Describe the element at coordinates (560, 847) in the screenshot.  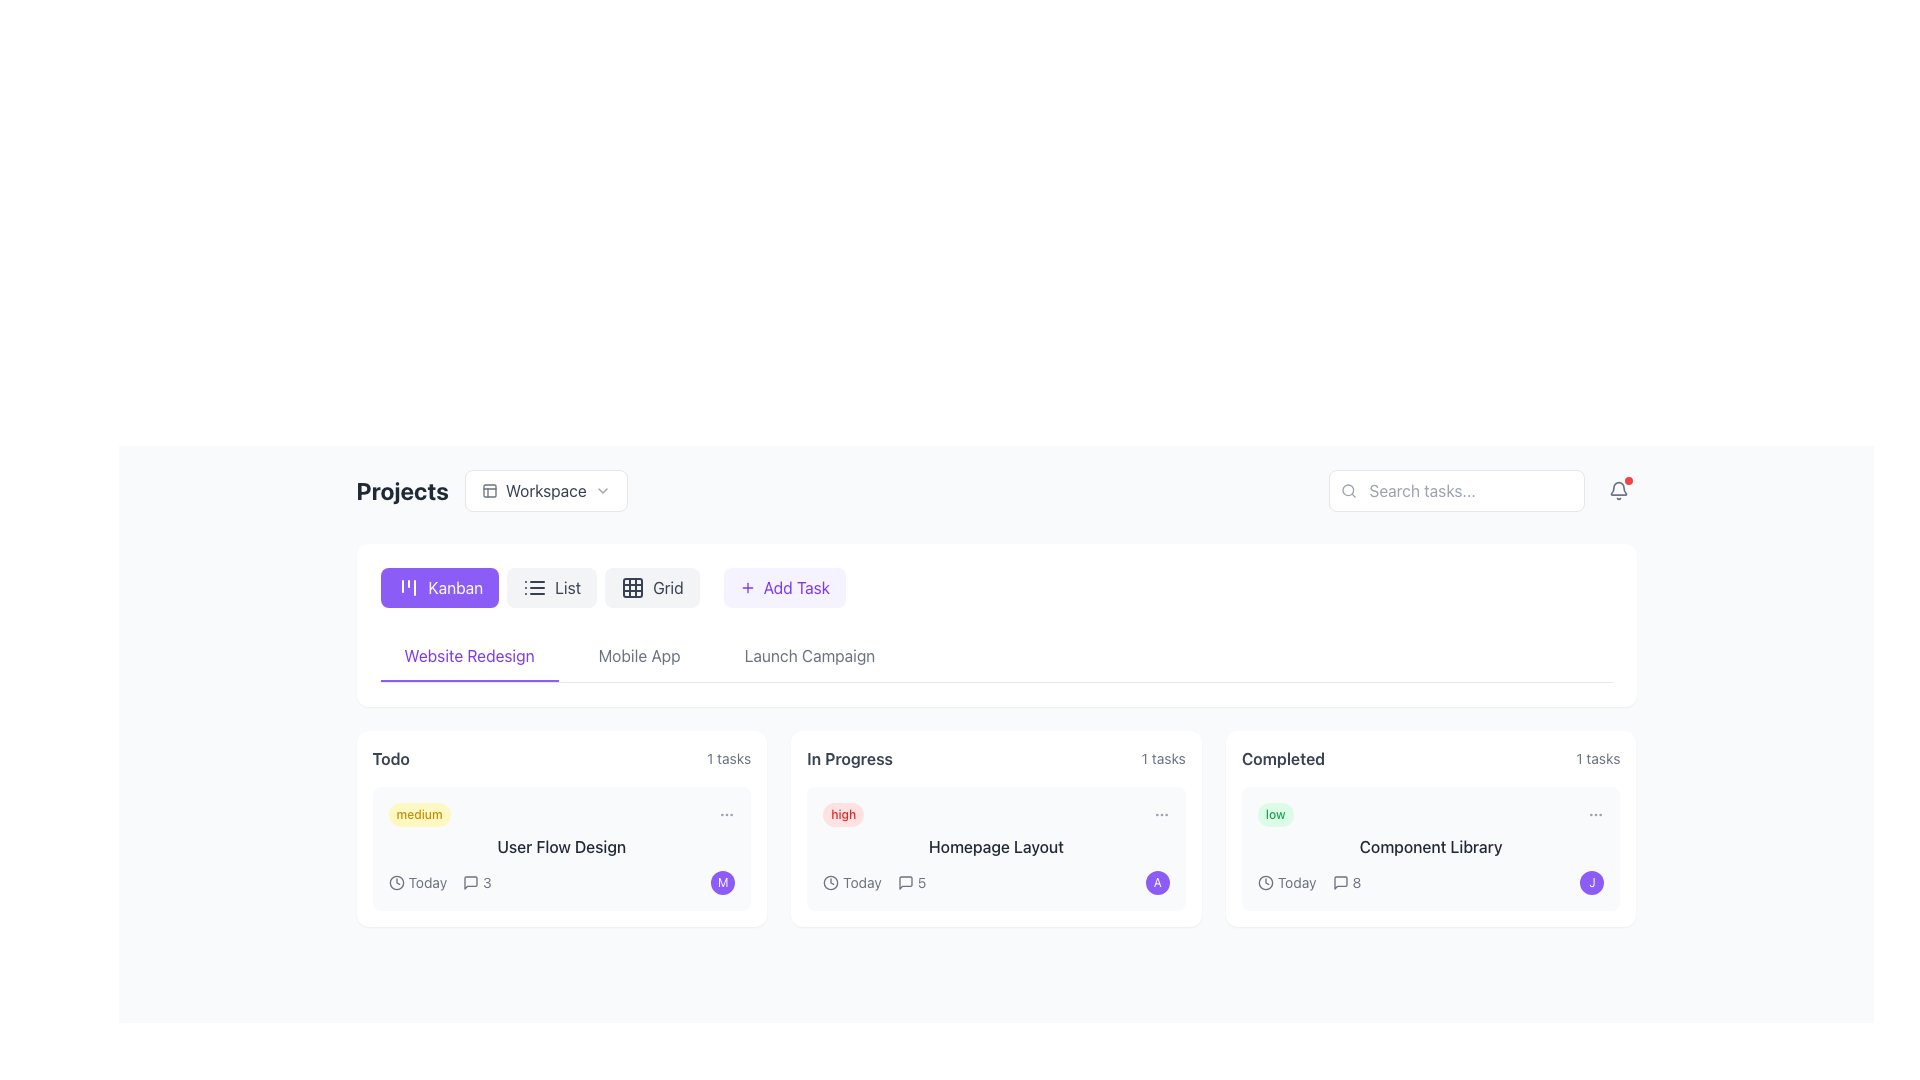
I see `text content of the label displaying 'User Flow Design' located in the center of a card below the yellow label 'medium' in the 'To Do' column of the Kanban UI` at that location.